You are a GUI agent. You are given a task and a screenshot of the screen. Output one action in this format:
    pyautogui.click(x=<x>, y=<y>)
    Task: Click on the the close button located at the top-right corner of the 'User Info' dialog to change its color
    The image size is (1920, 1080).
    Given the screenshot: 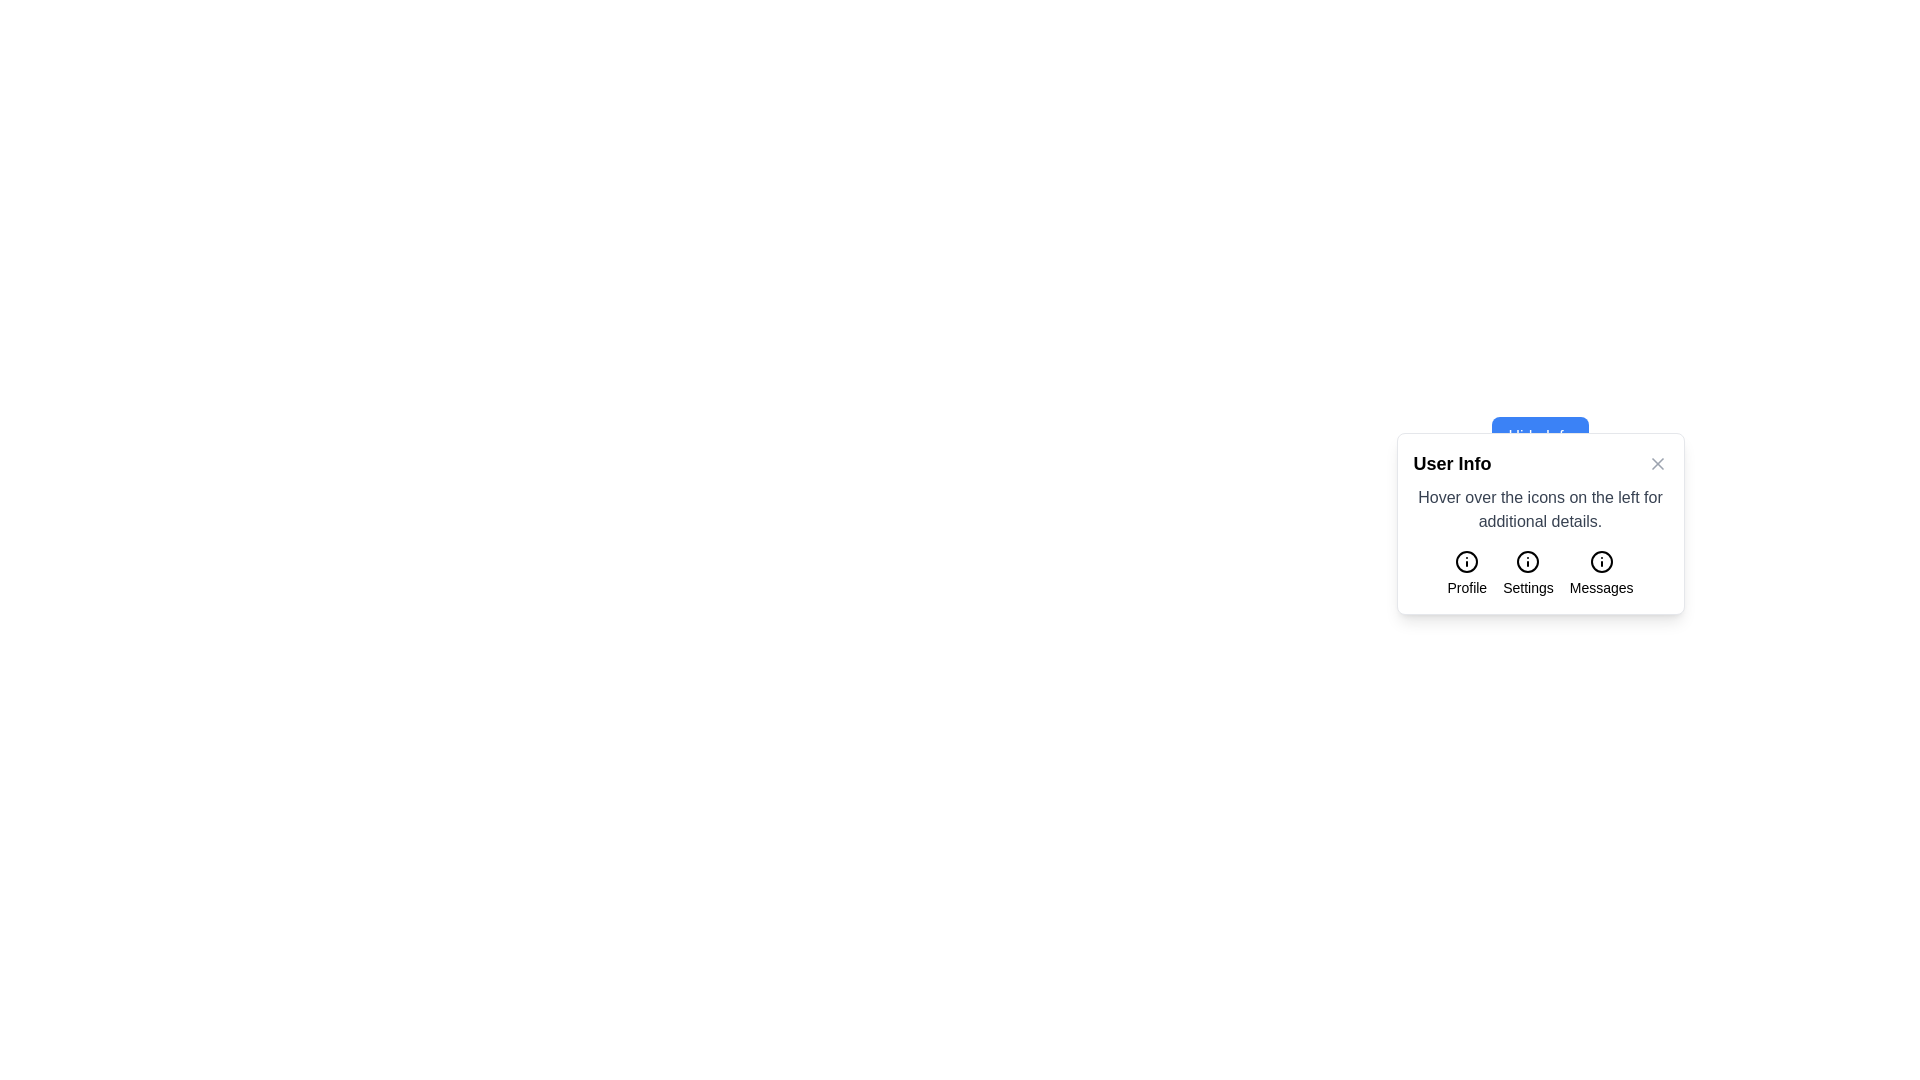 What is the action you would take?
    pyautogui.click(x=1657, y=463)
    